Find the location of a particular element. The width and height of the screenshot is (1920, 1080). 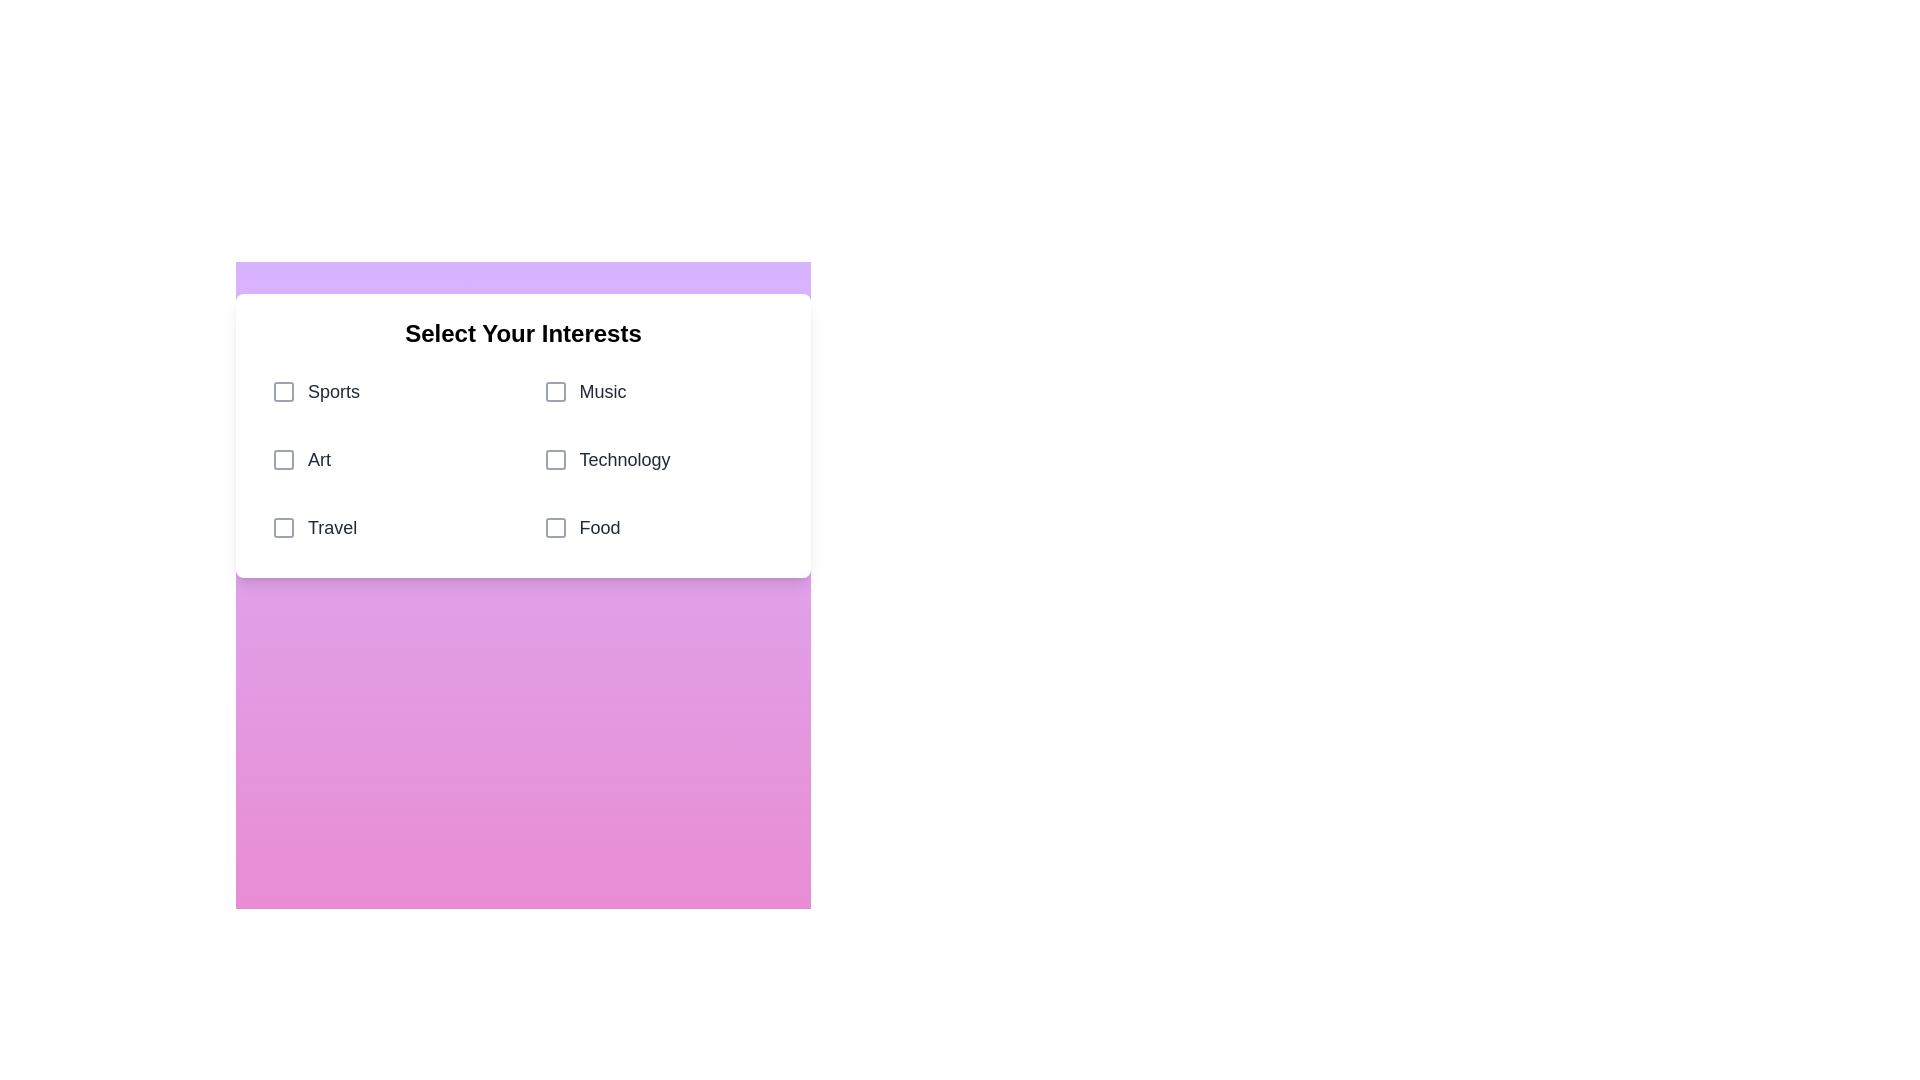

the category Food is located at coordinates (659, 527).